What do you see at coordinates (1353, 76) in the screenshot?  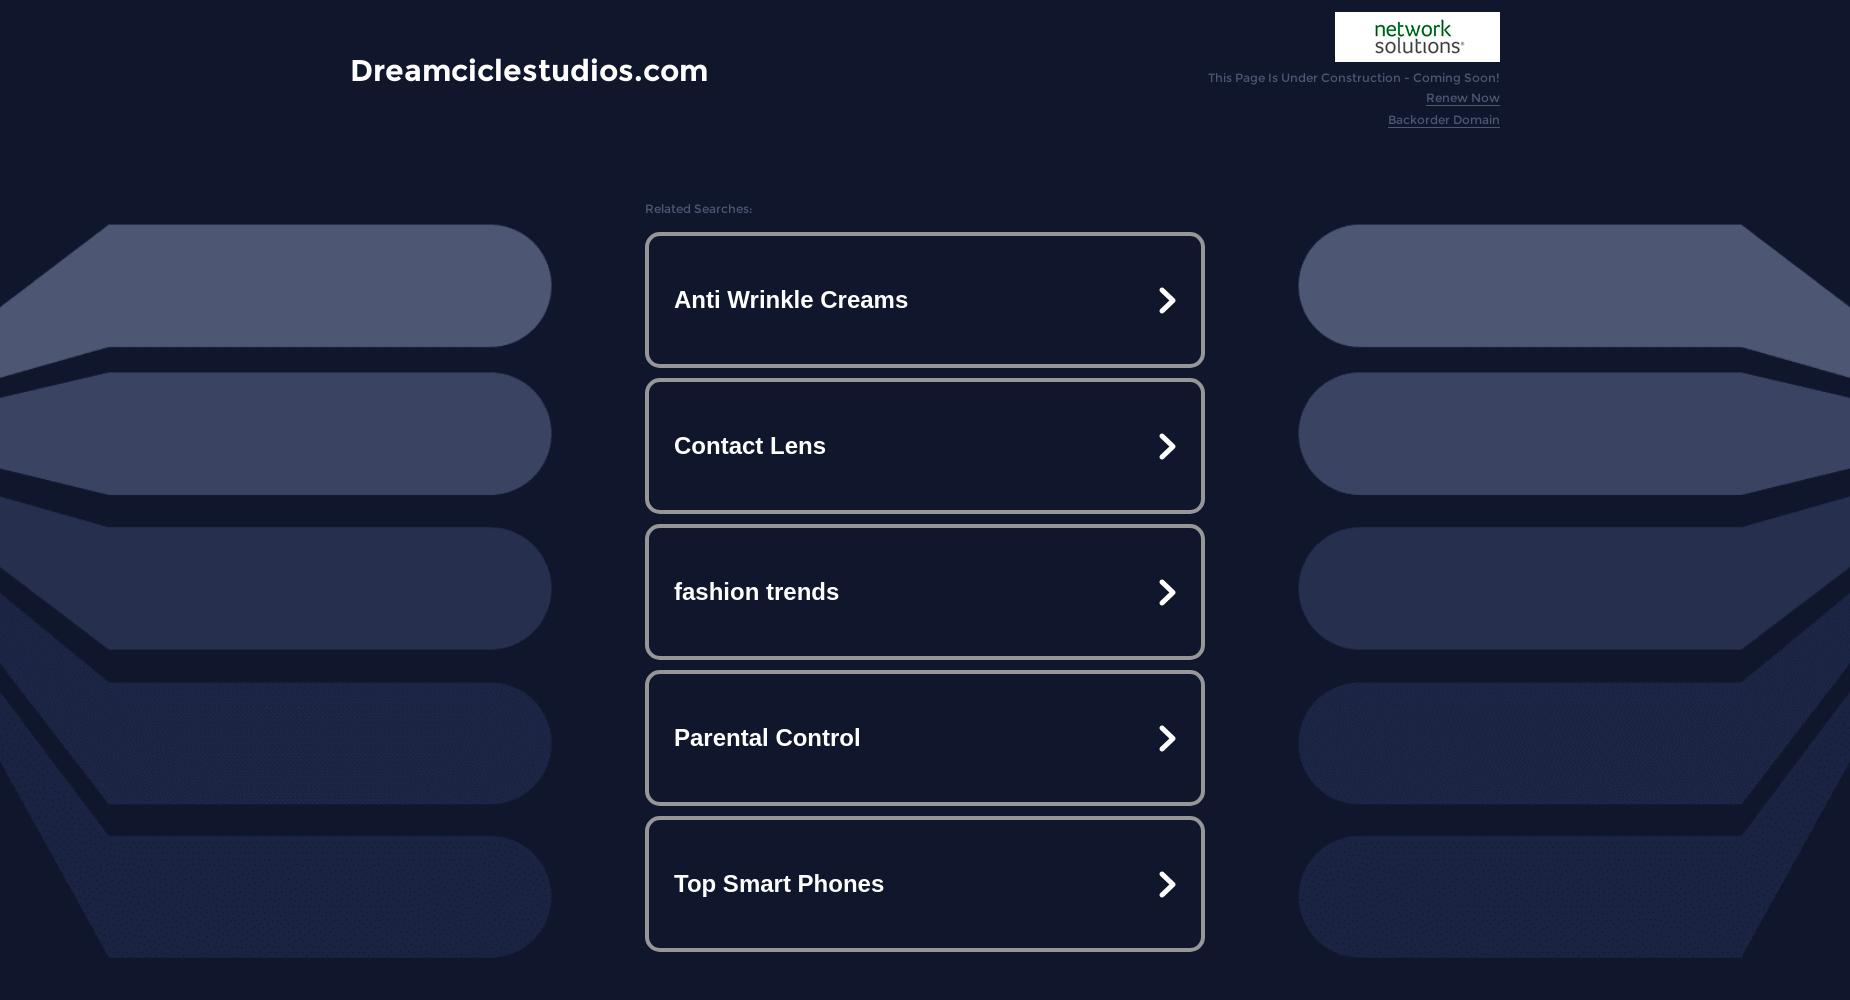 I see `'This Page Is Under Construction - Coming Soon!'` at bounding box center [1353, 76].